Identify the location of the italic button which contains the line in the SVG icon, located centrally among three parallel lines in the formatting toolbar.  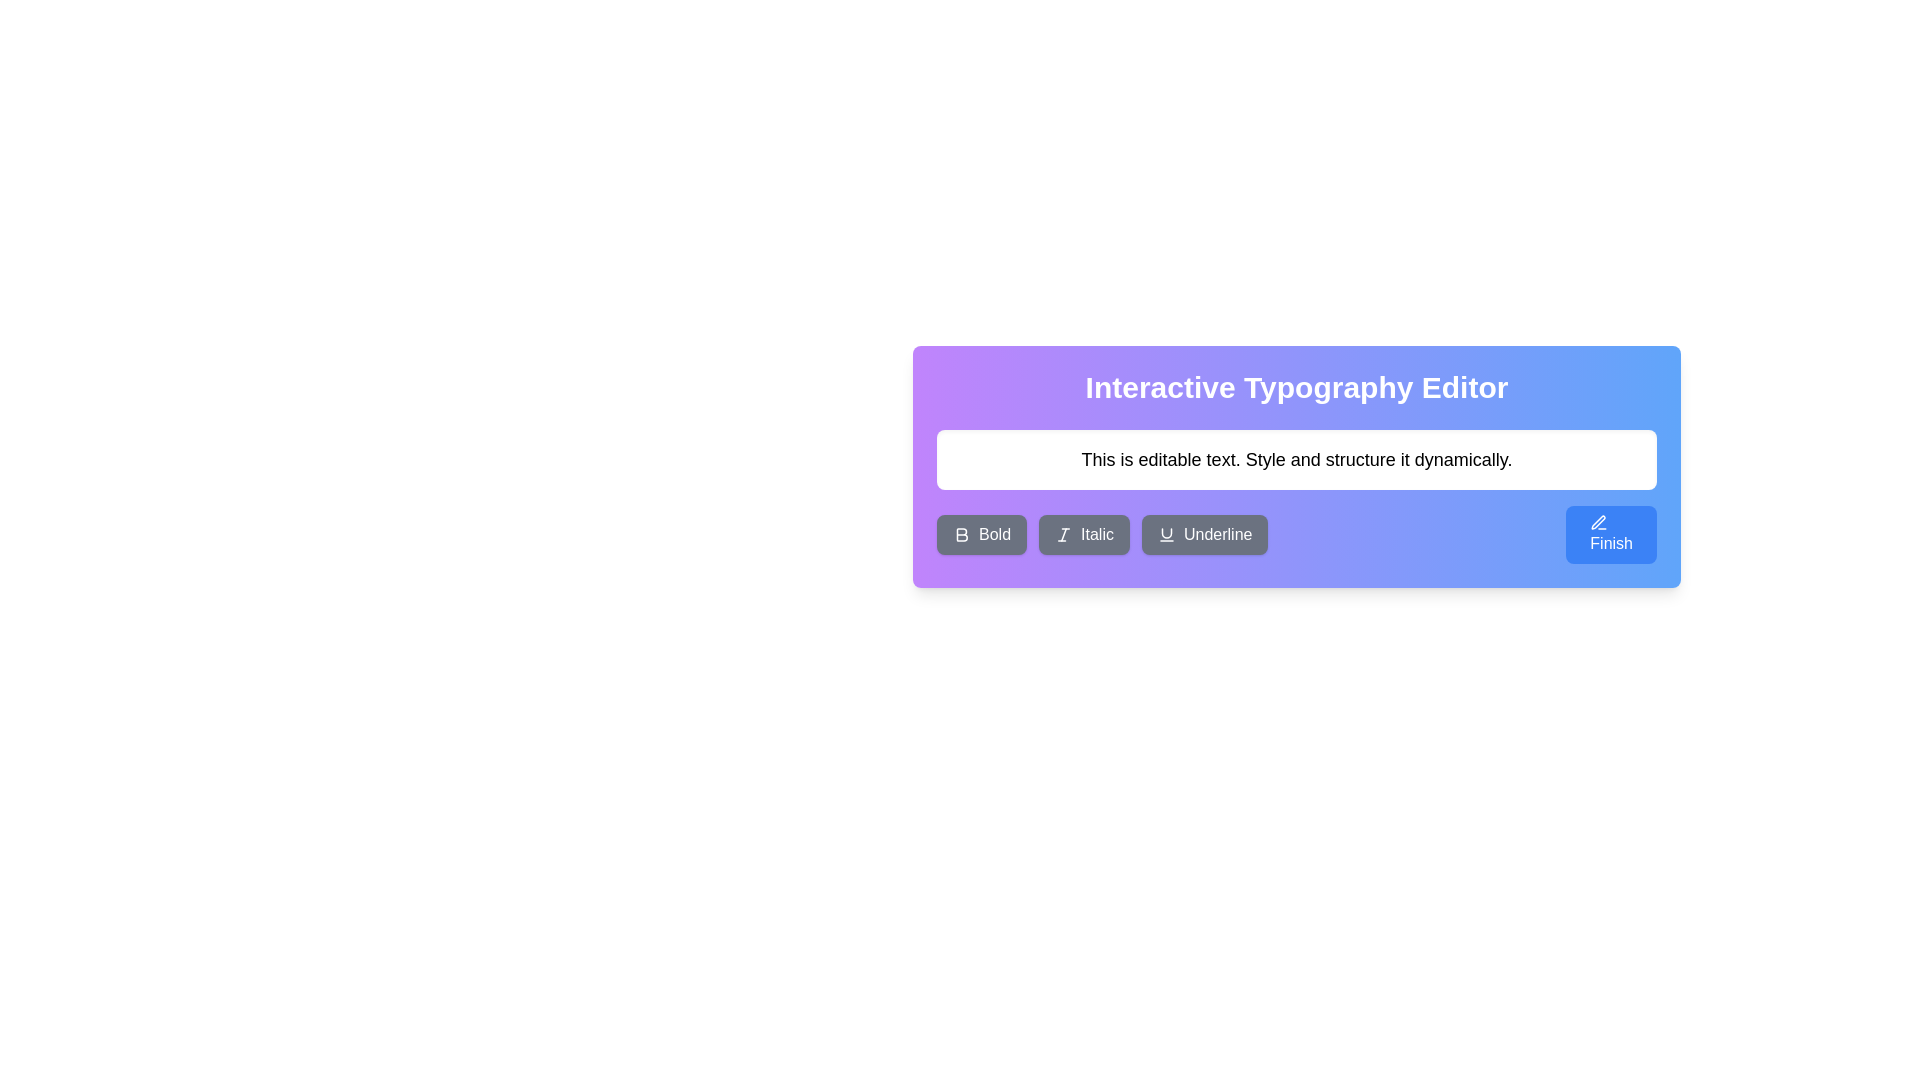
(1063, 534).